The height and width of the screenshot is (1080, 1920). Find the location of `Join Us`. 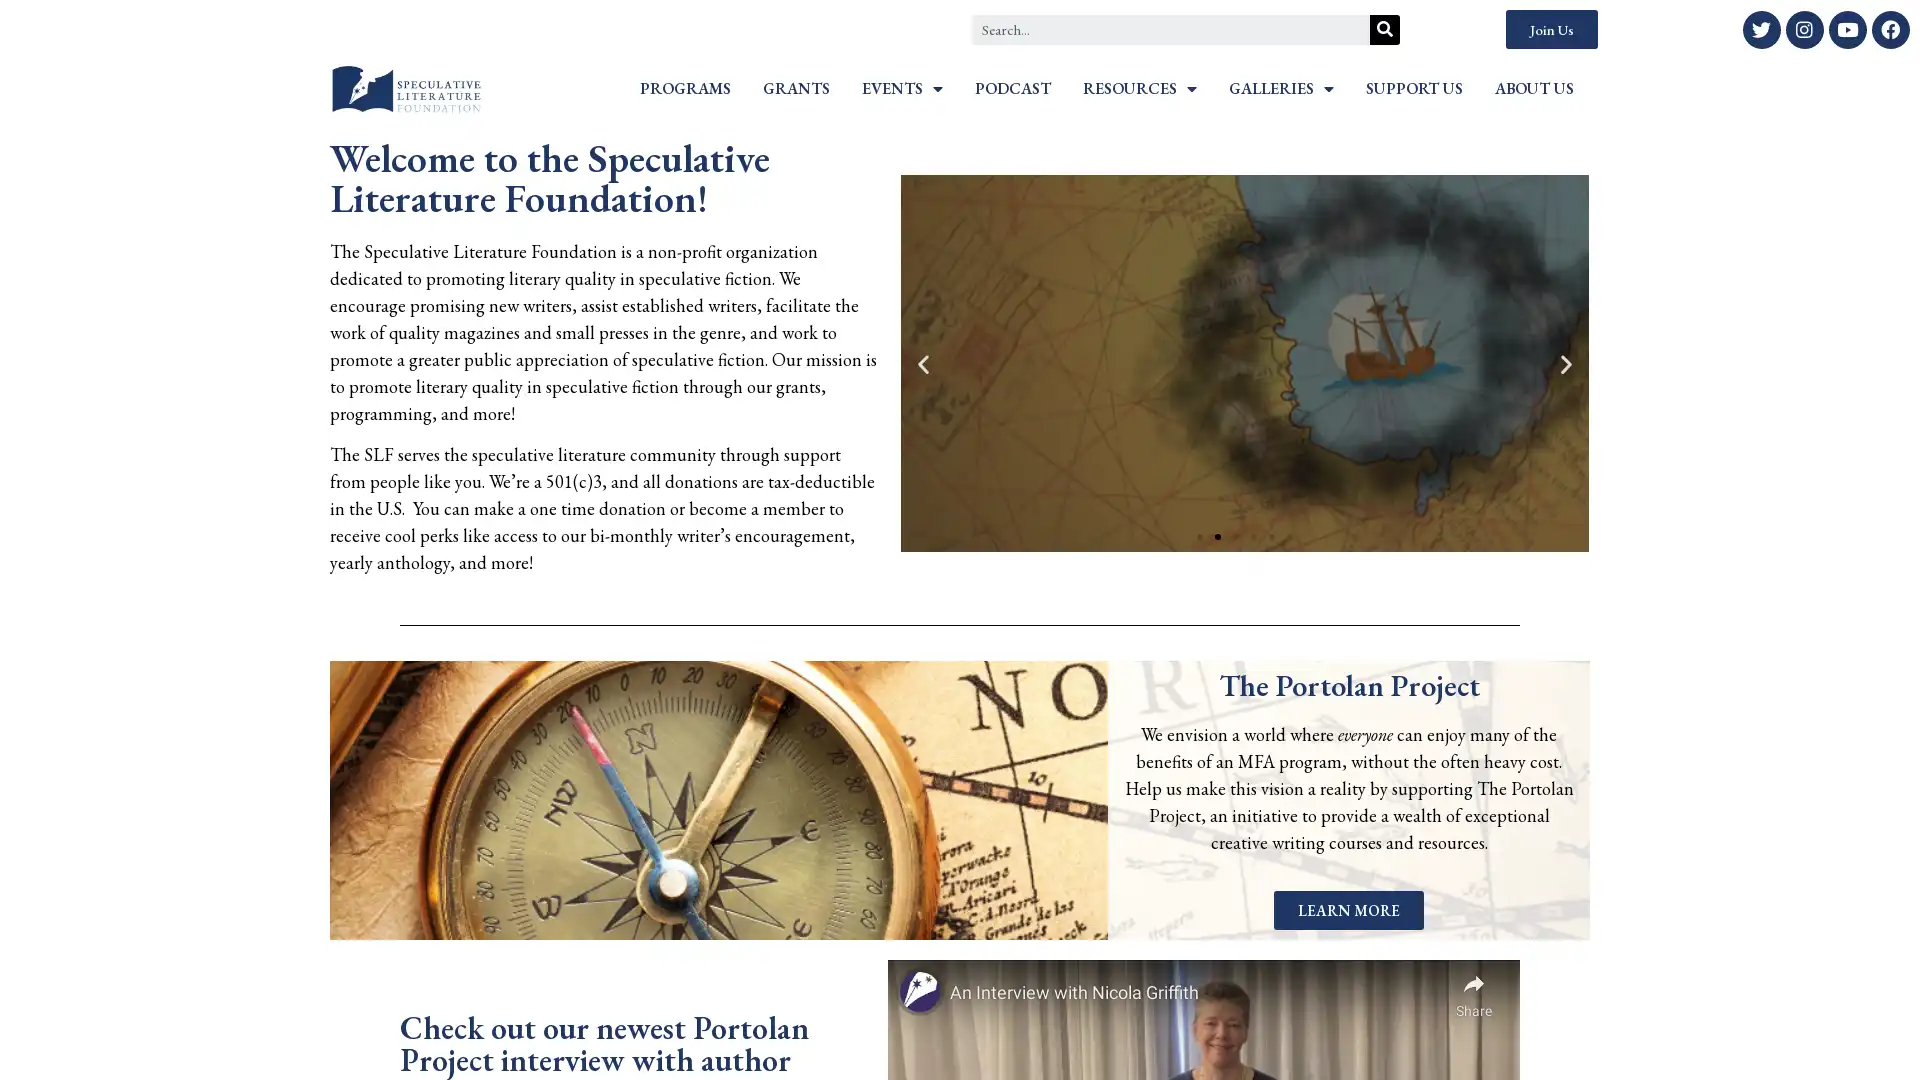

Join Us is located at coordinates (1550, 29).